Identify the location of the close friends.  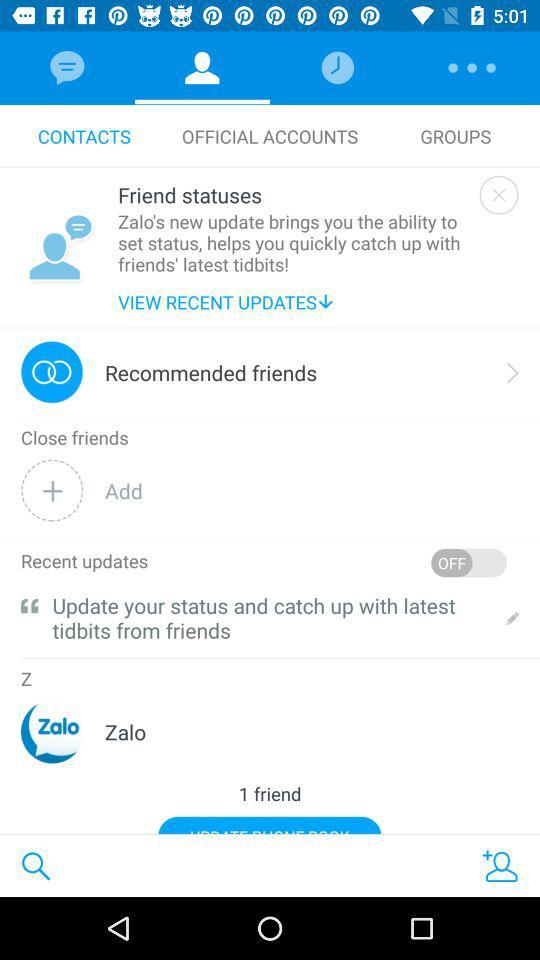
(73, 438).